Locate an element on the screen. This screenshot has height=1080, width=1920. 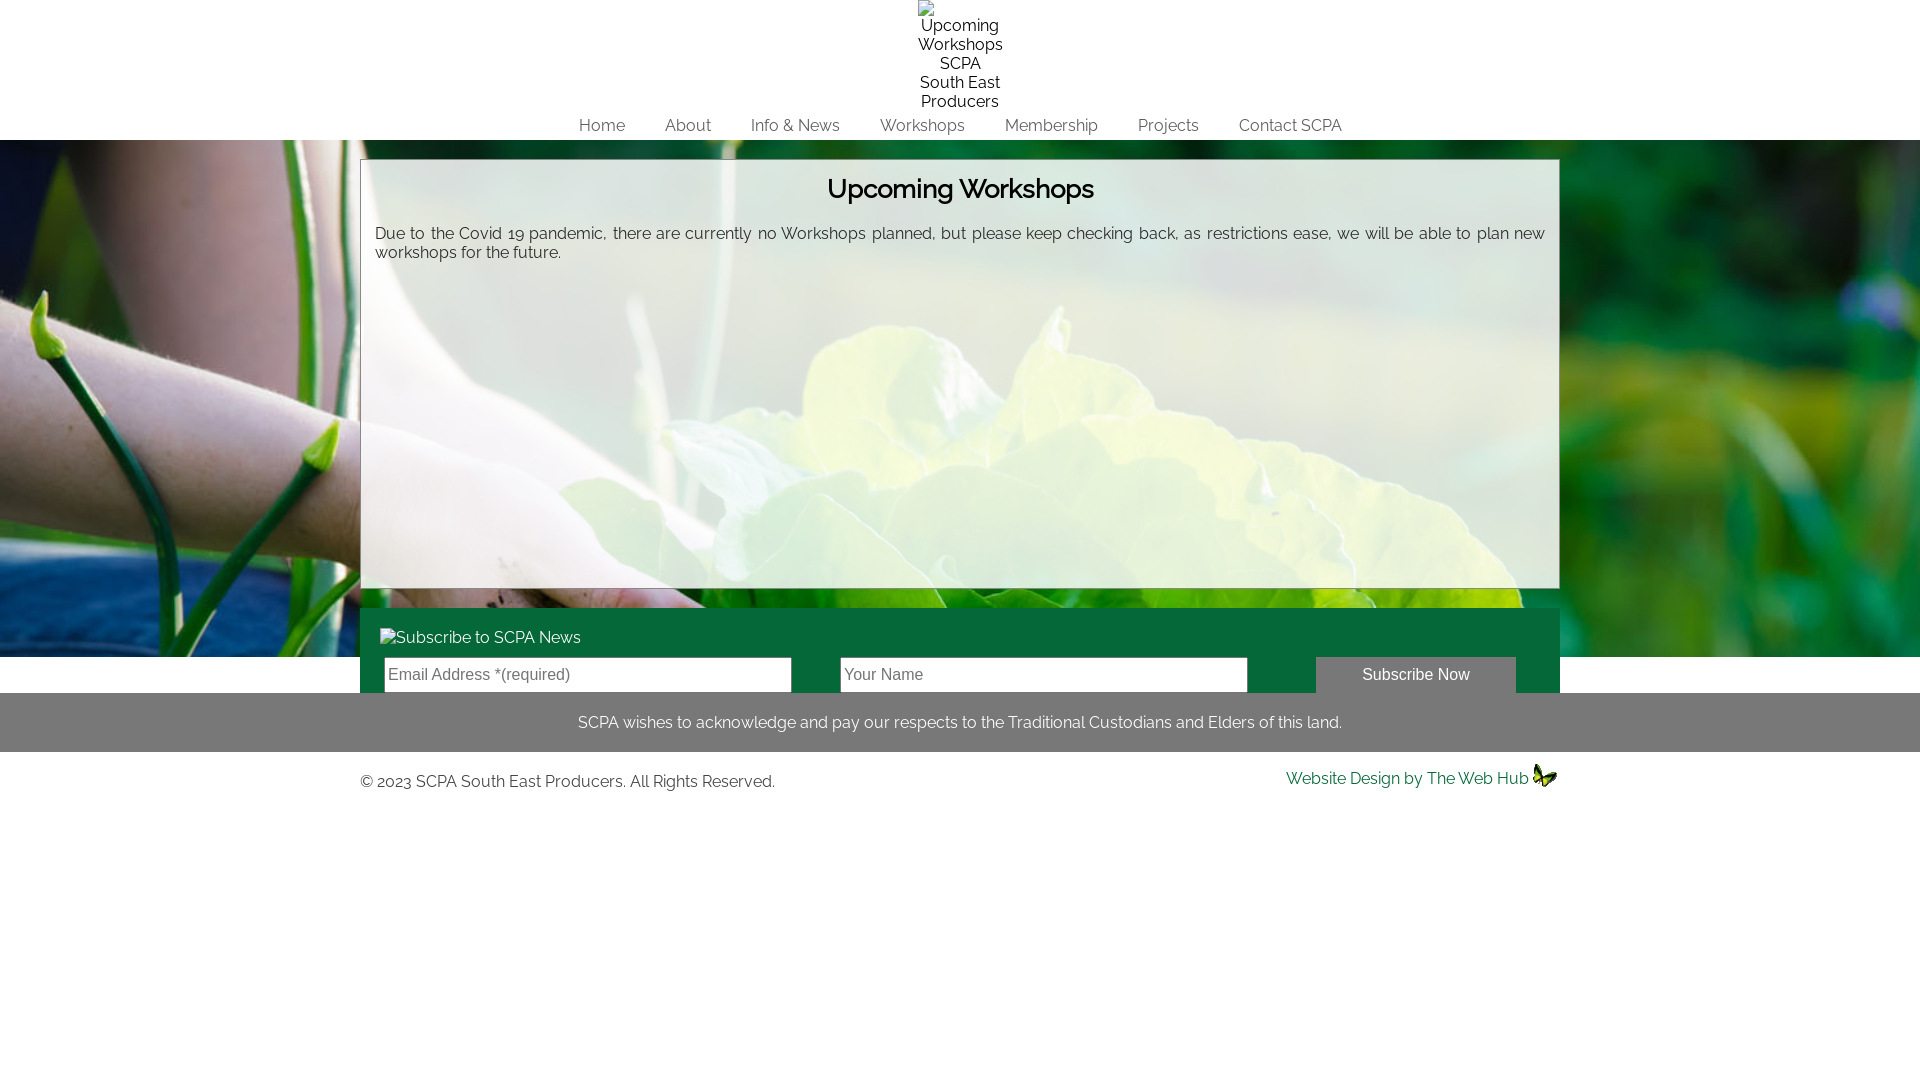
'Projects' is located at coordinates (1168, 14).